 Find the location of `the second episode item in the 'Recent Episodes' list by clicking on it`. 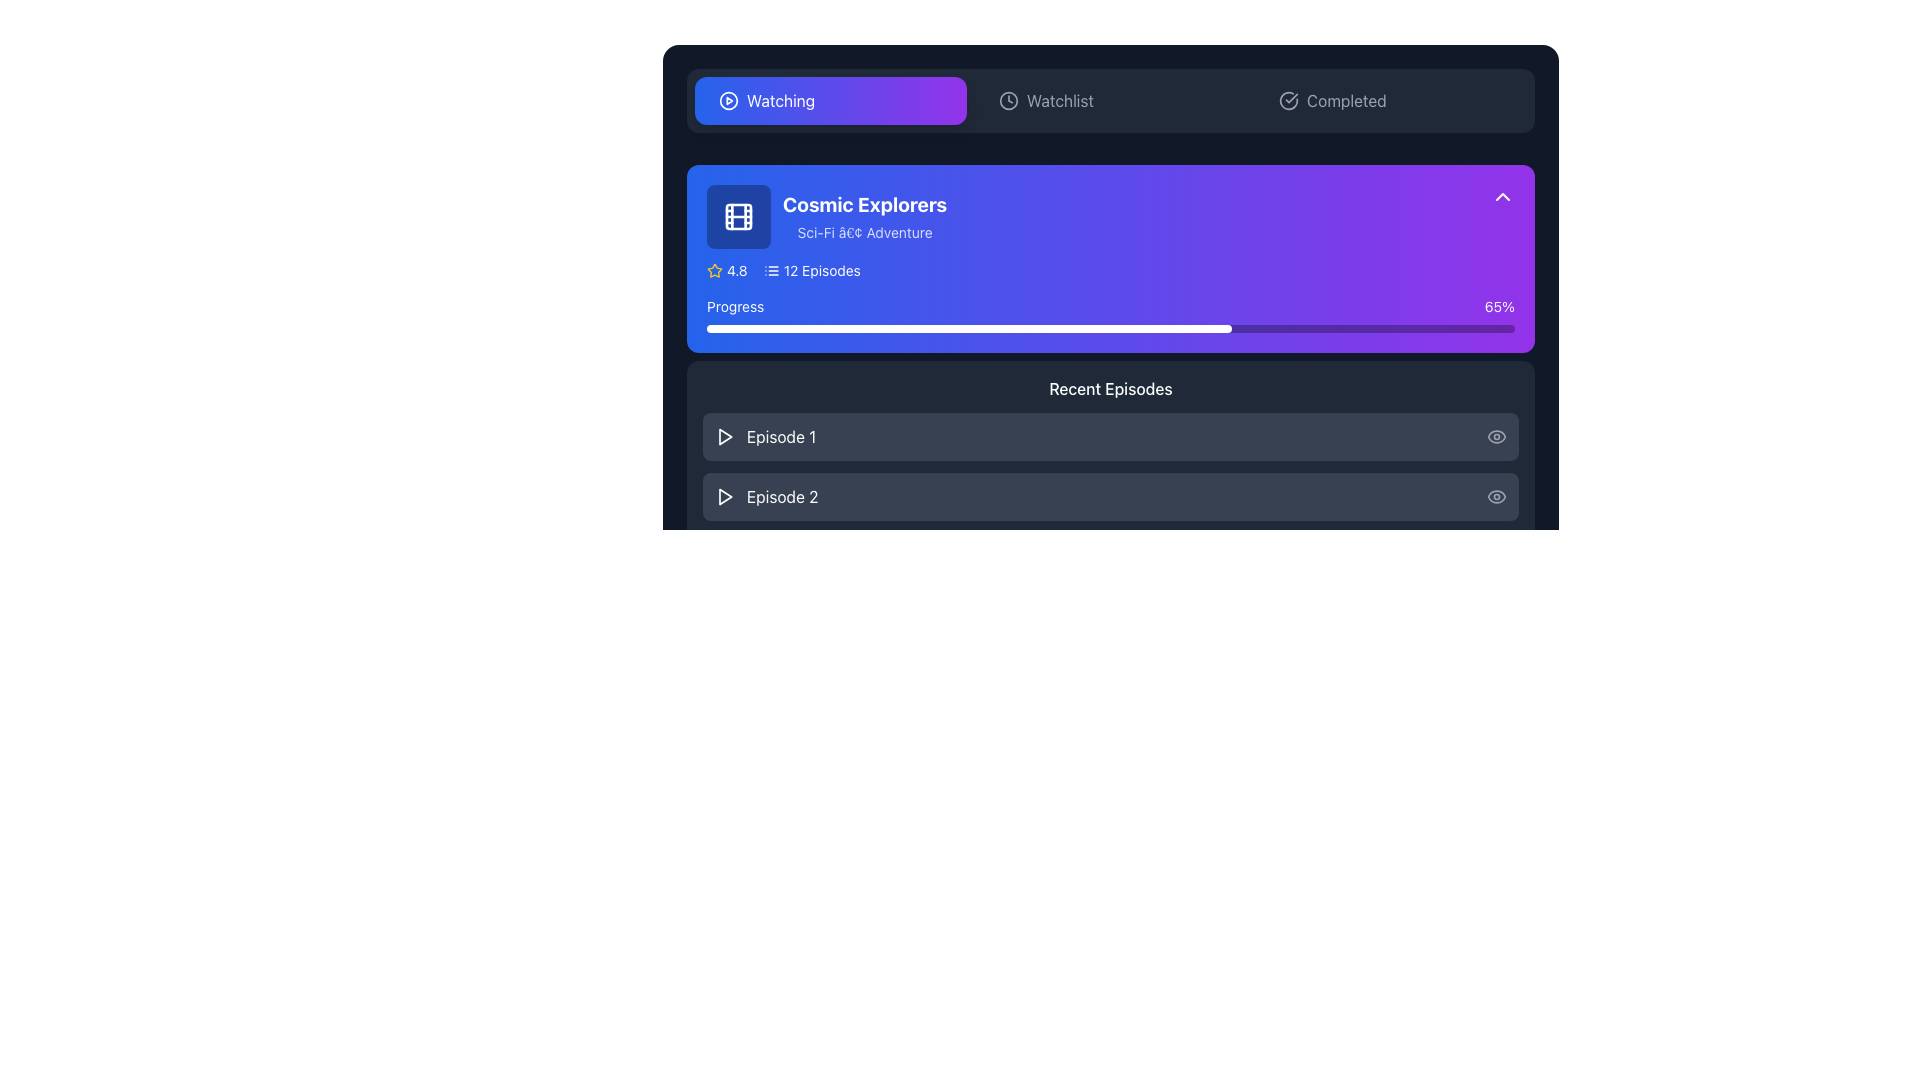

the second episode item in the 'Recent Episodes' list by clicking on it is located at coordinates (1109, 496).